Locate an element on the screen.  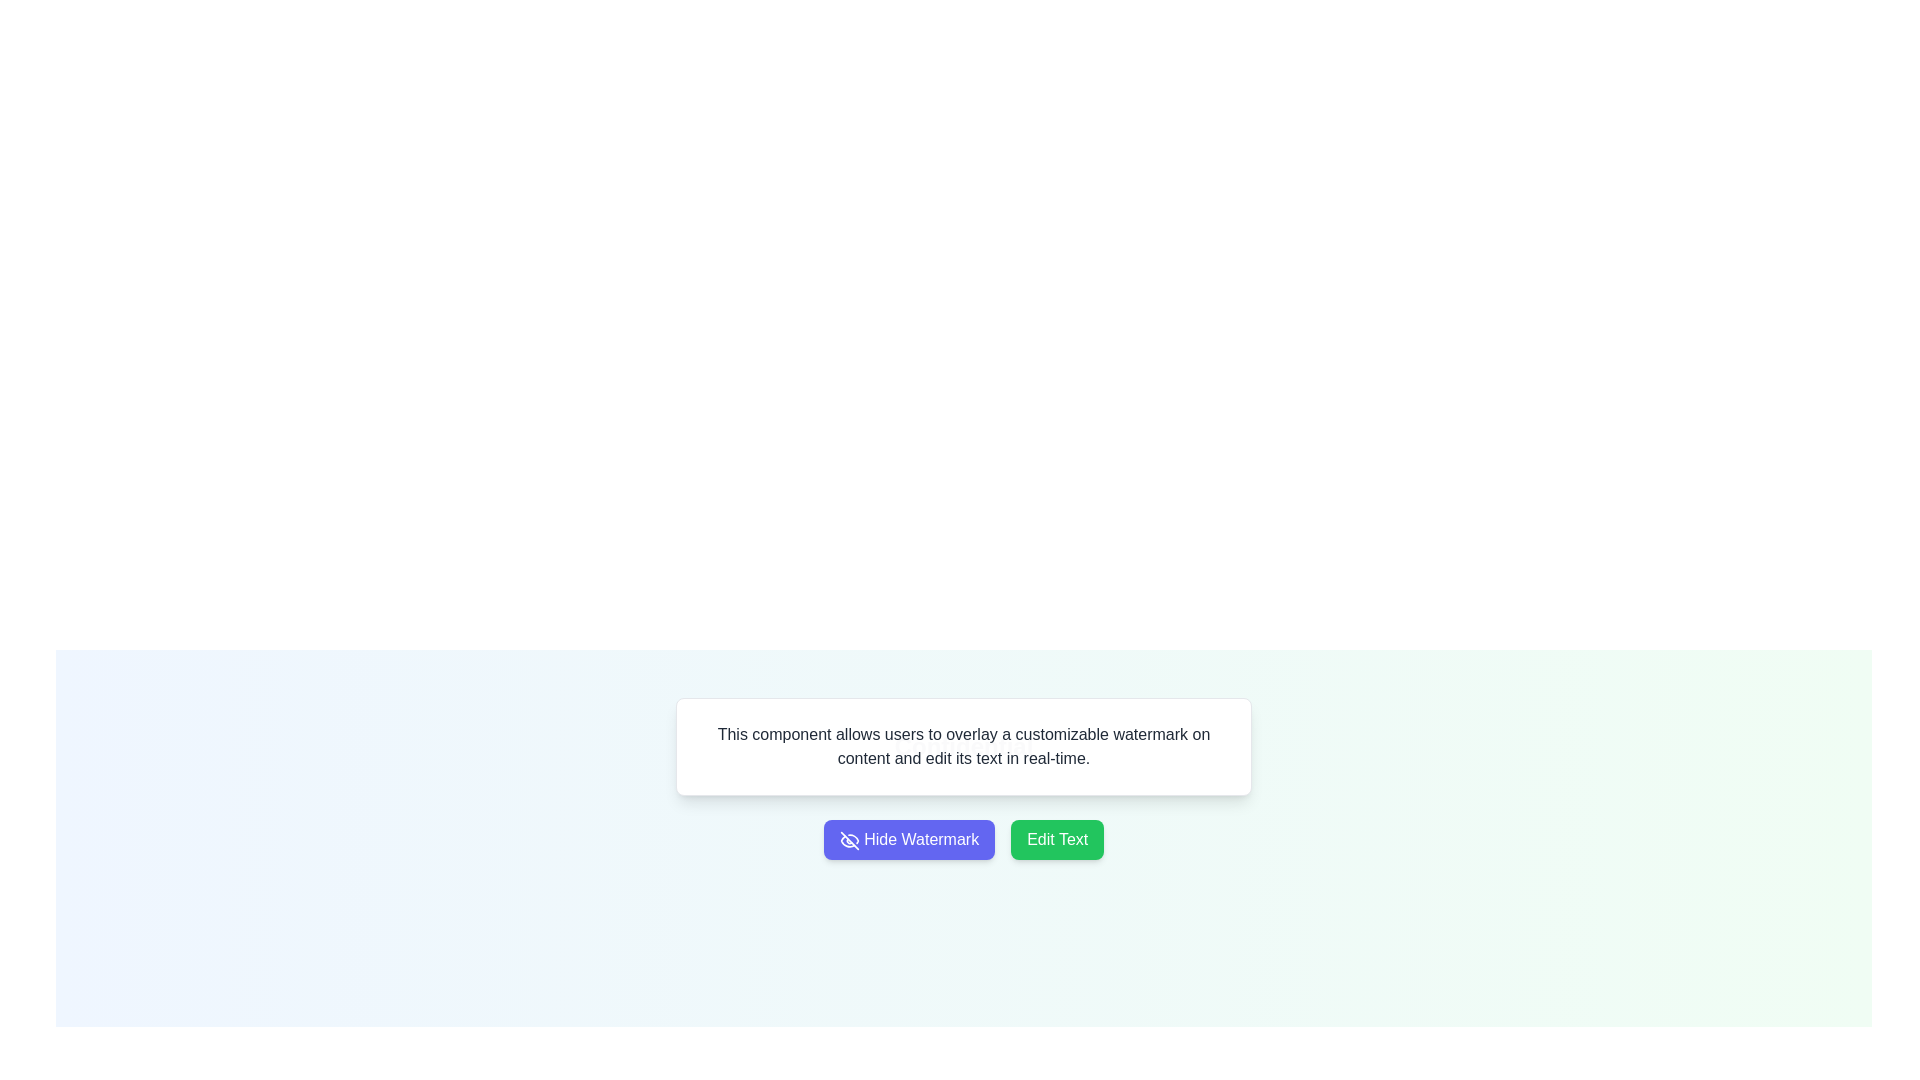
the two adjacent buttons: 'Hide Watermark' and 'Edit Text' is located at coordinates (964, 840).